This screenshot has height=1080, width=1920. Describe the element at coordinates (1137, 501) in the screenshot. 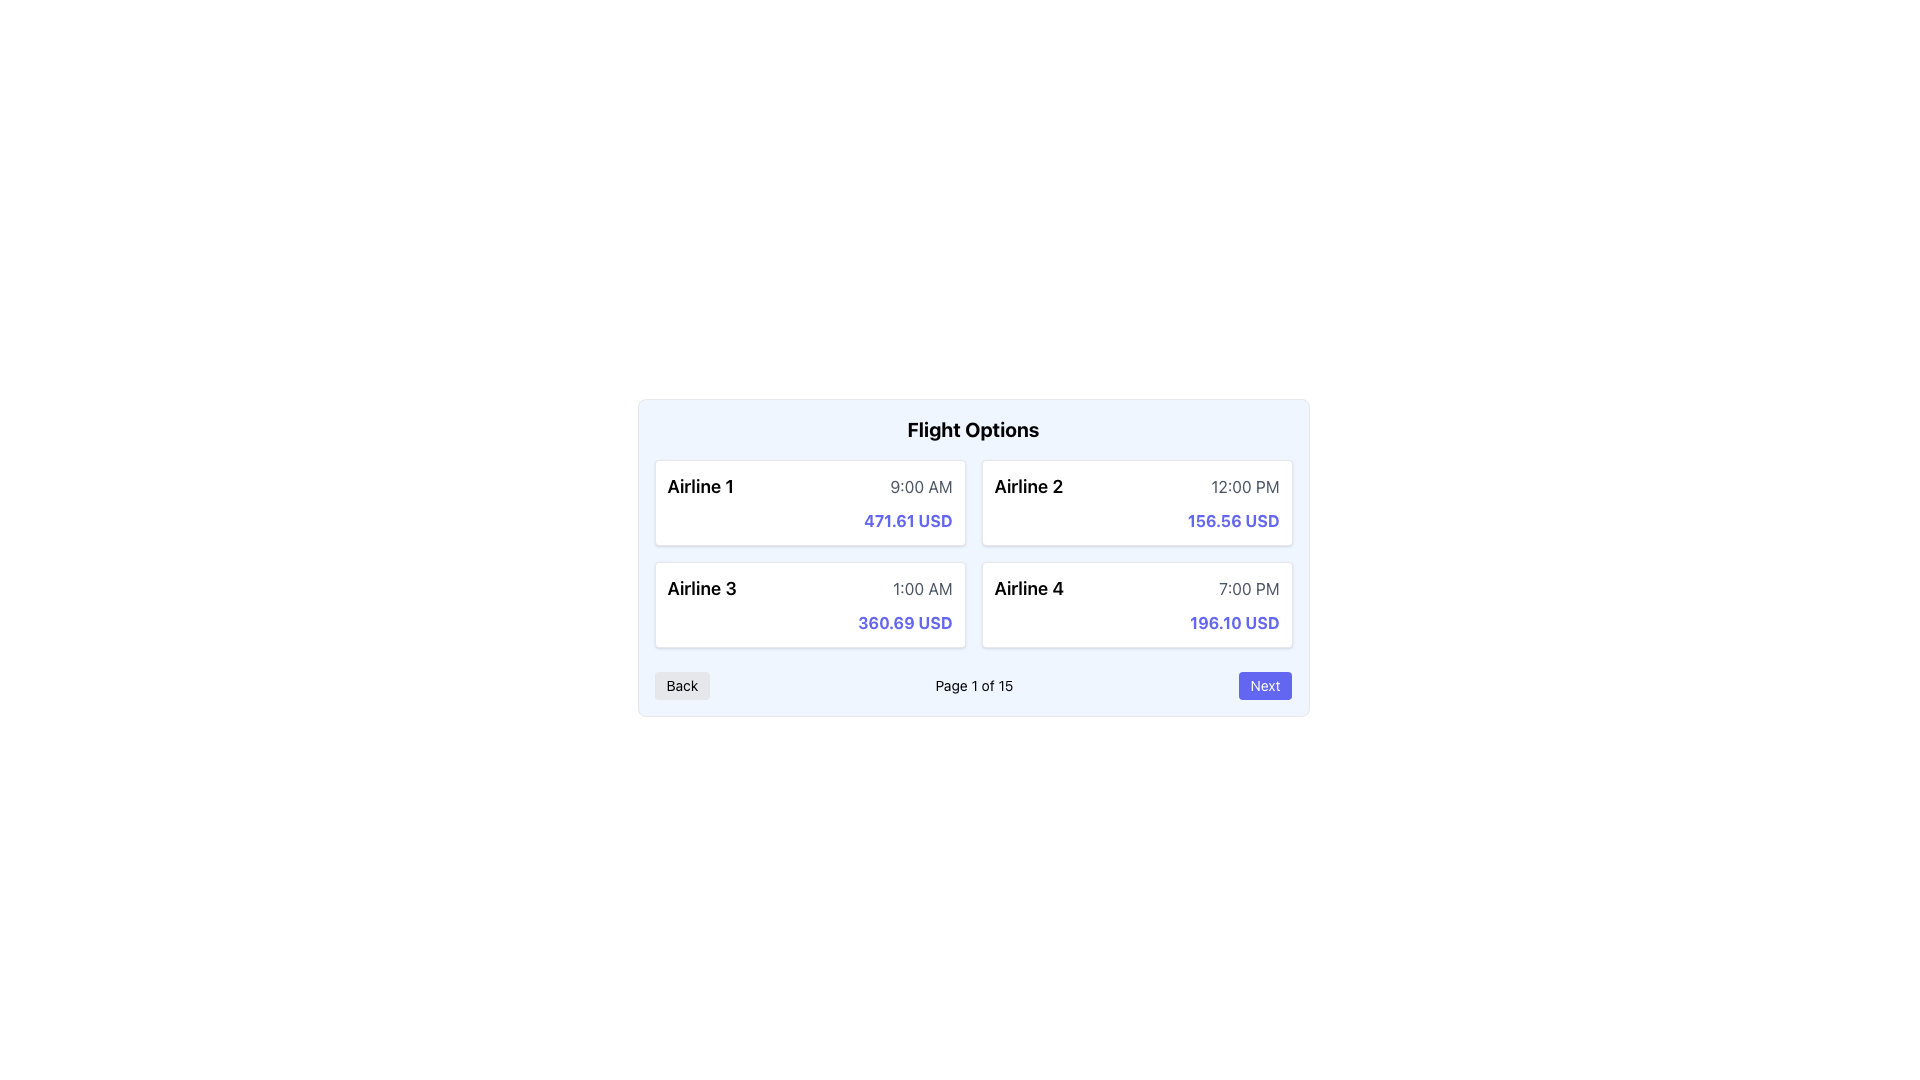

I see `the selectable card representing a specific airline flight, located in the upper-right section of a 2x2 grid` at that location.